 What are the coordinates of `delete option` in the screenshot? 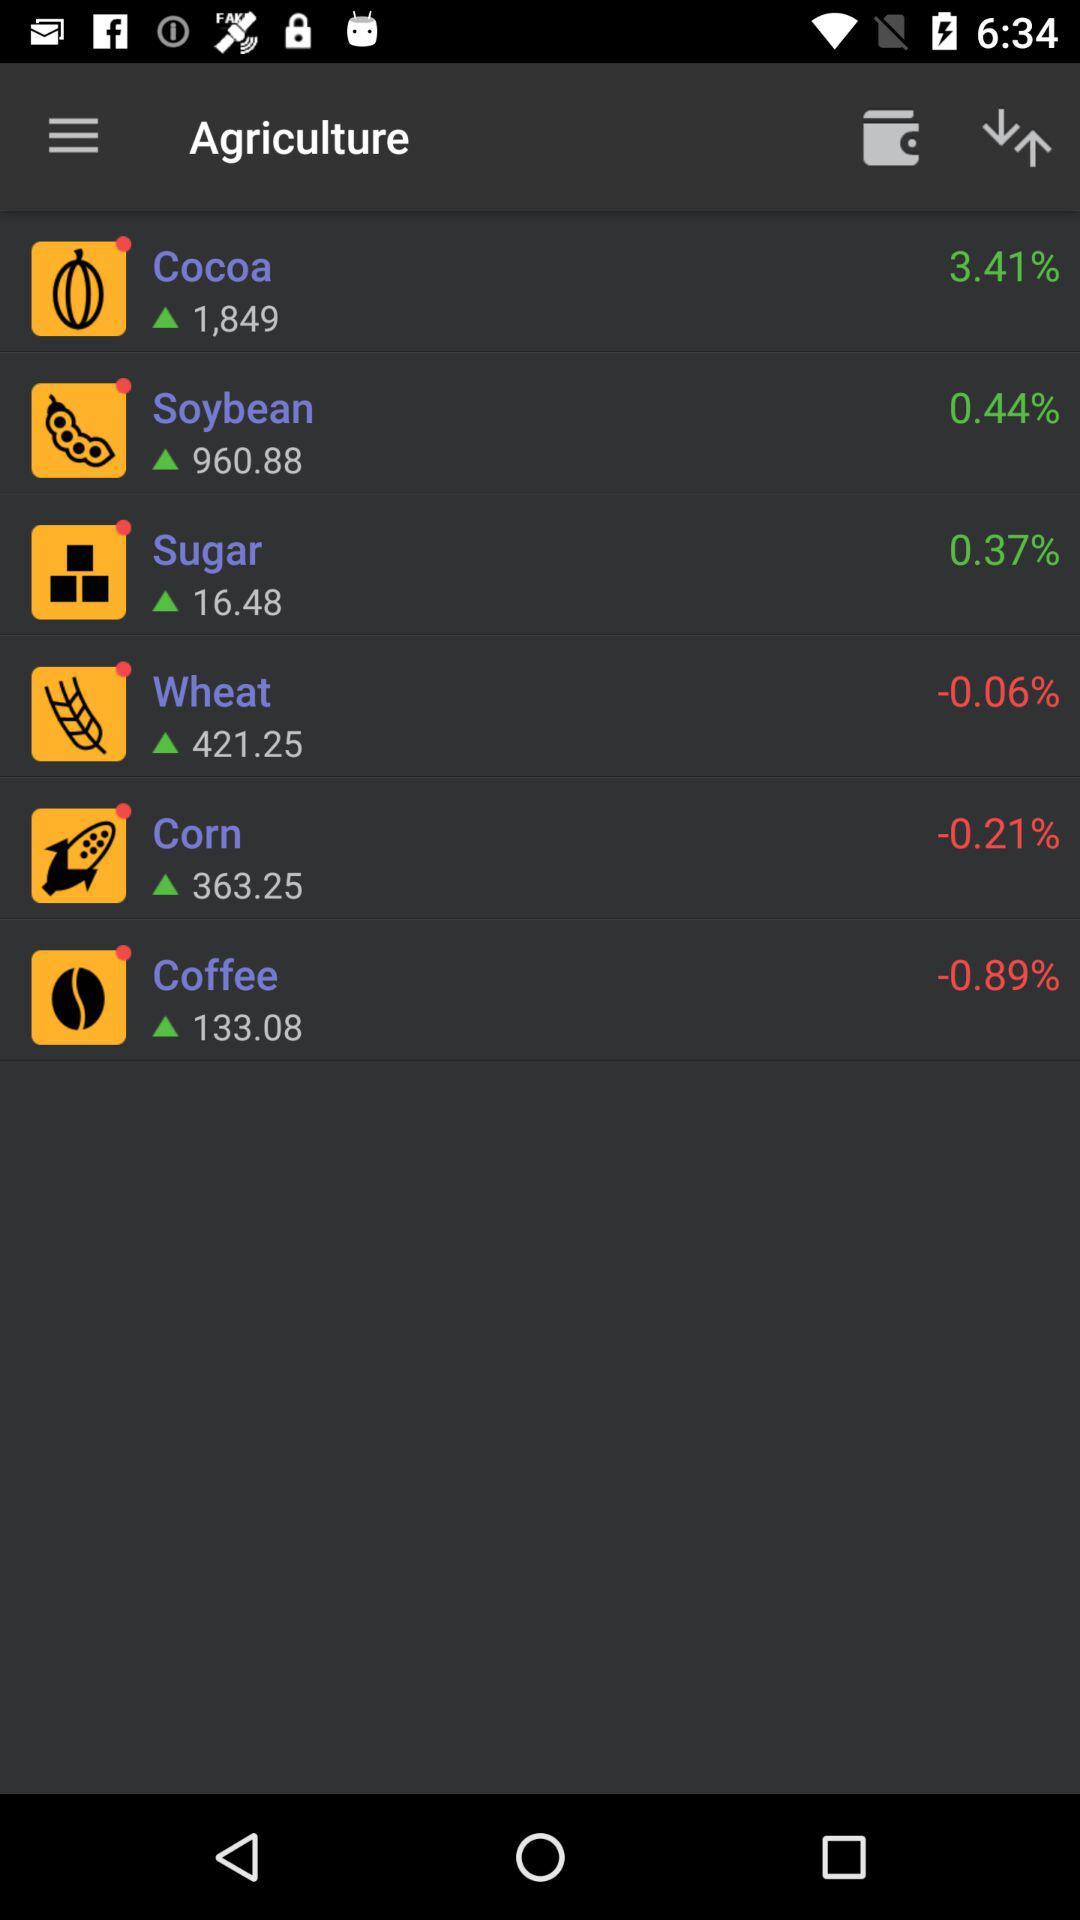 It's located at (890, 135).